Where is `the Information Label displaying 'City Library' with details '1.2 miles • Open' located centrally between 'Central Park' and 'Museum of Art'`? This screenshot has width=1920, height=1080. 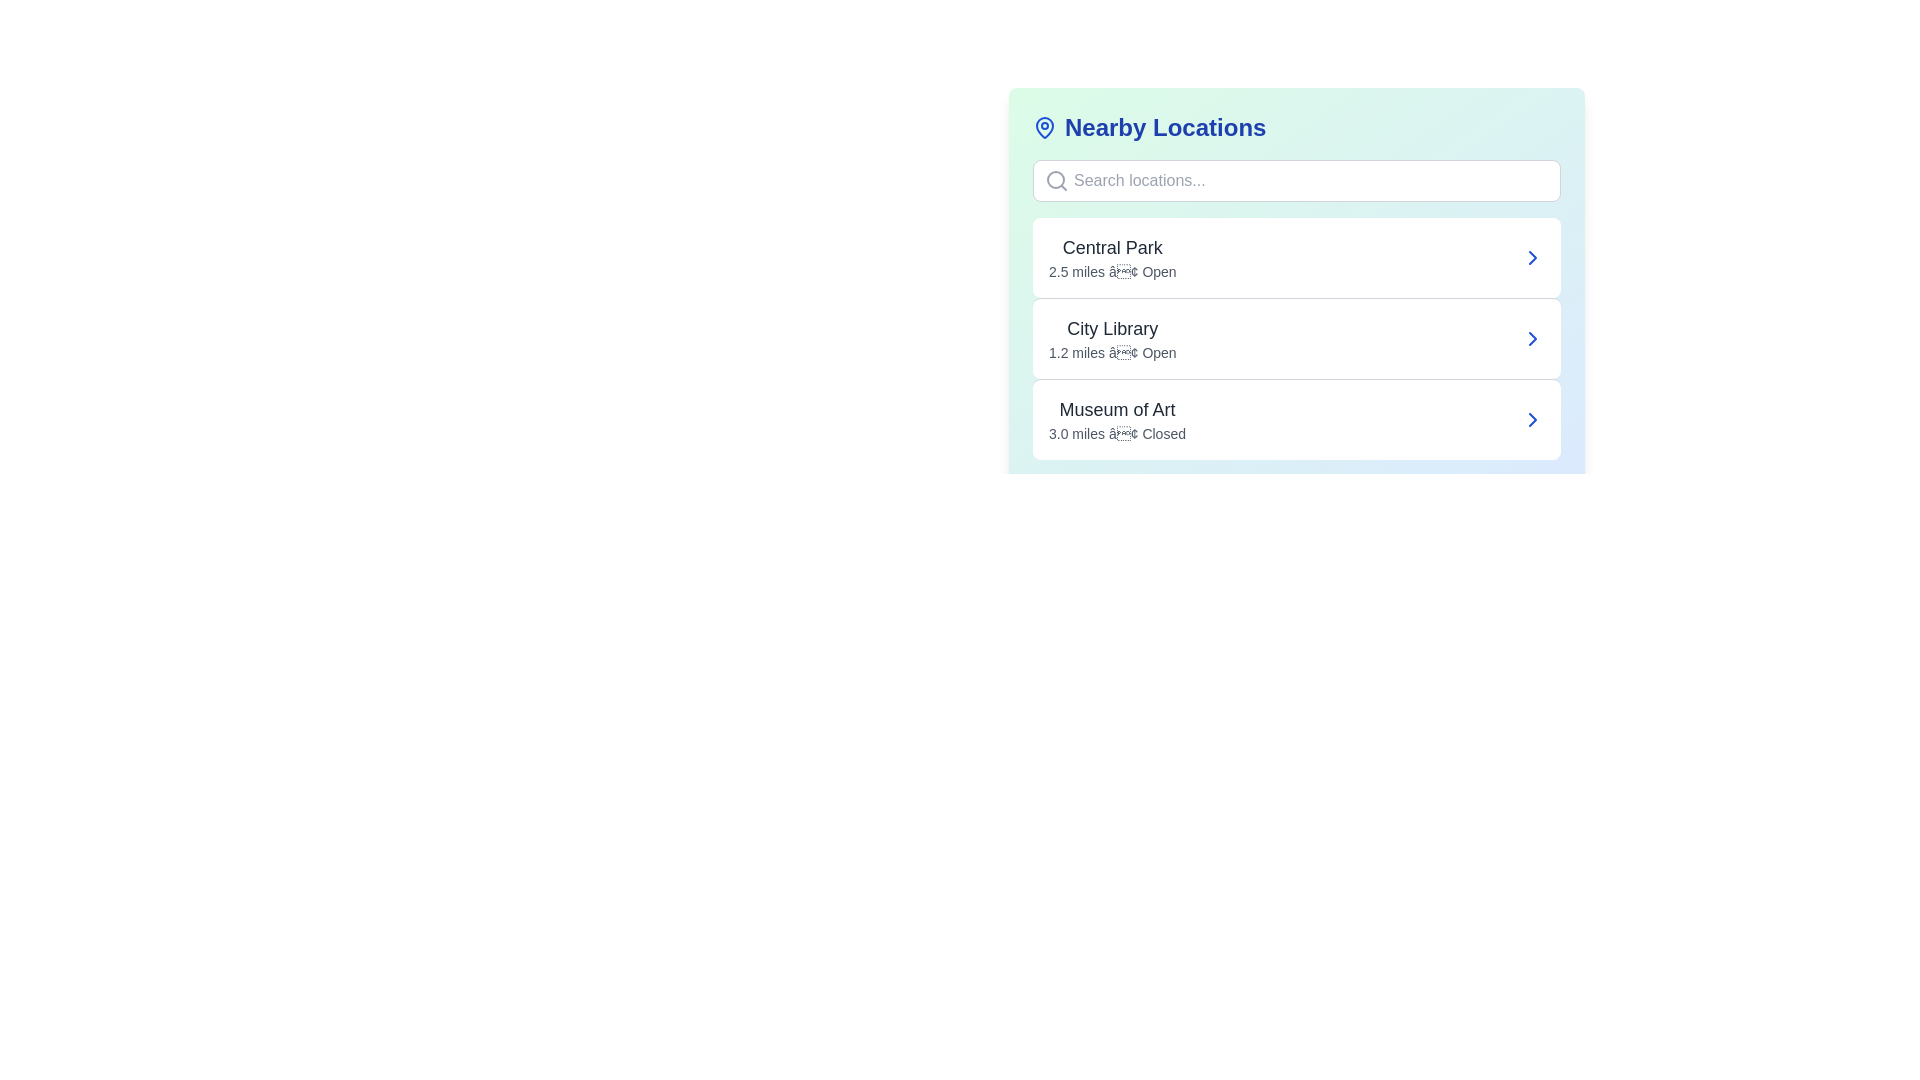 the Information Label displaying 'City Library' with details '1.2 miles • Open' located centrally between 'Central Park' and 'Museum of Art' is located at coordinates (1111, 338).